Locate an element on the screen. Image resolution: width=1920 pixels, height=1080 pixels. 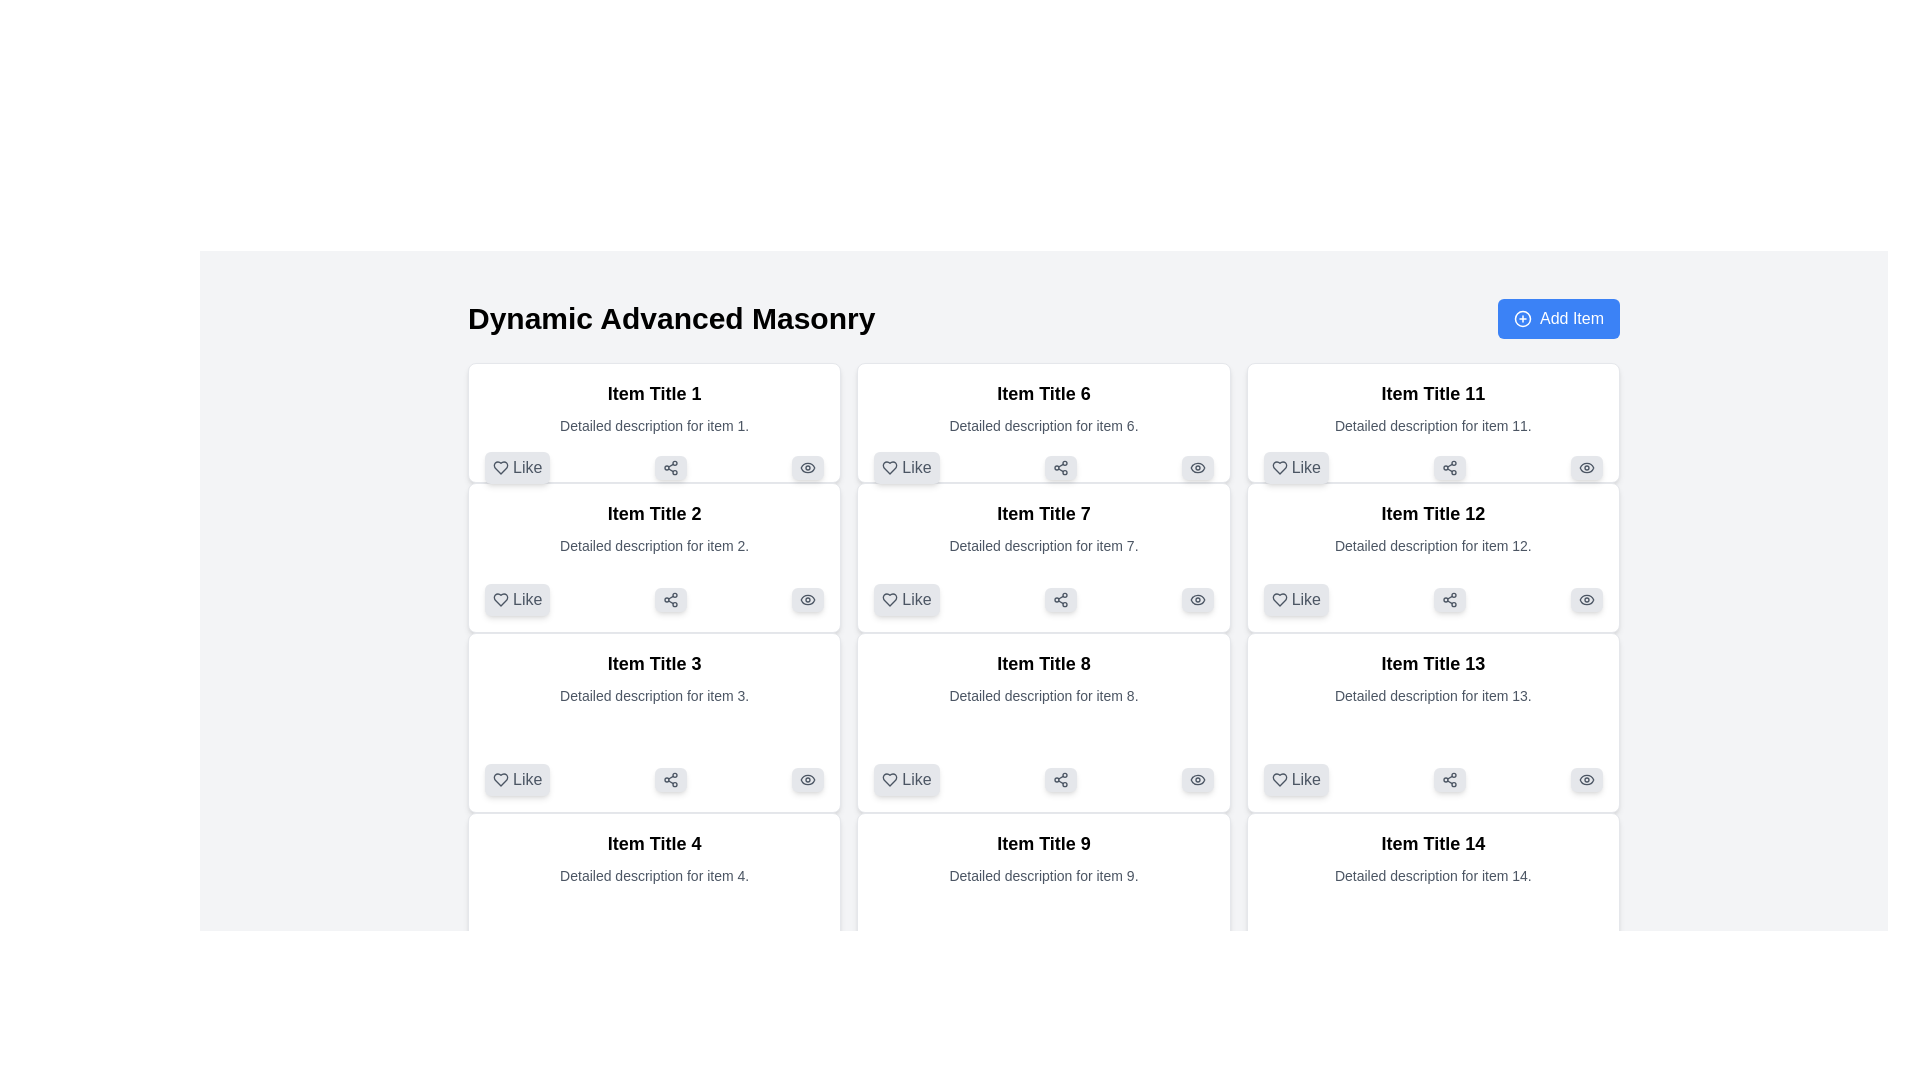
the 'Like' button, which is a small rectangular button with rounded corners displaying the word 'Like' in medium gray, located at the bottom-left corner of the card labeled 'Item Title 8' is located at coordinates (915, 778).